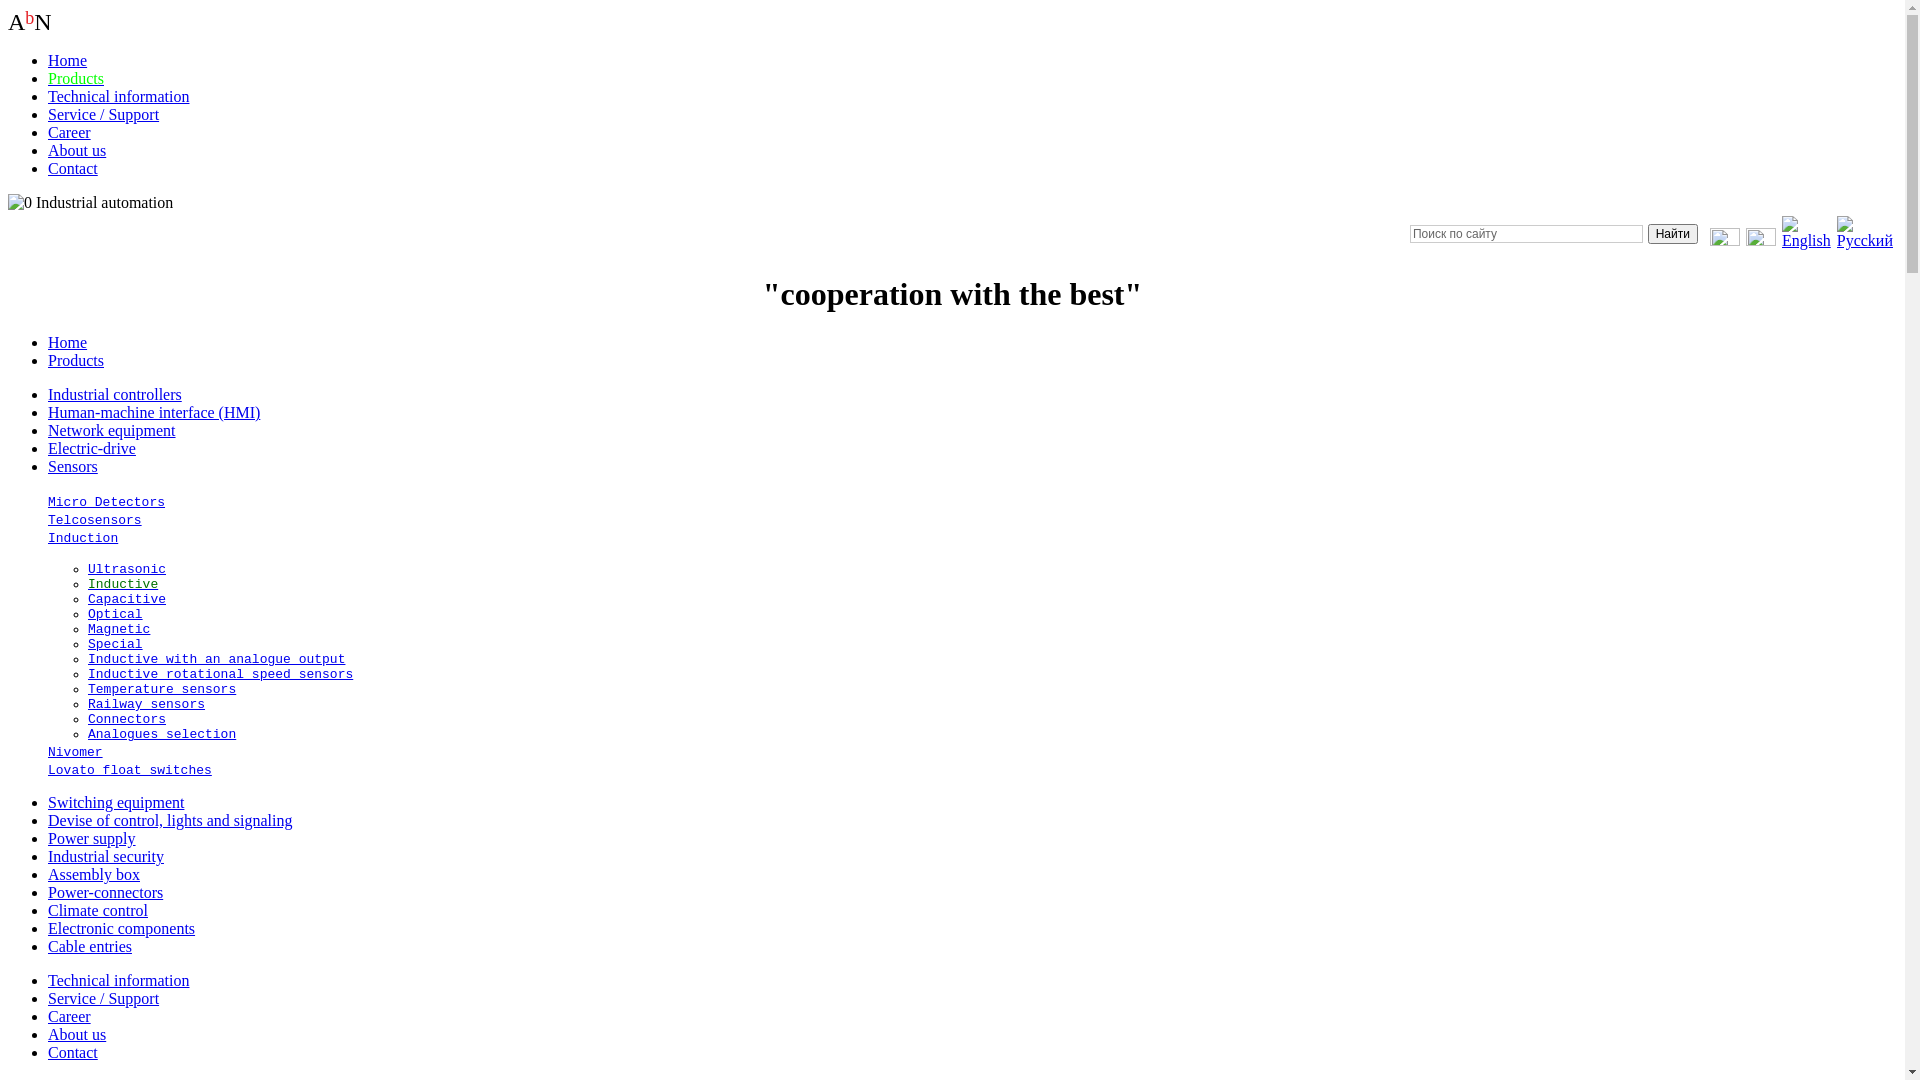 This screenshot has height=1080, width=1920. What do you see at coordinates (93, 873) in the screenshot?
I see `'Assembly box'` at bounding box center [93, 873].